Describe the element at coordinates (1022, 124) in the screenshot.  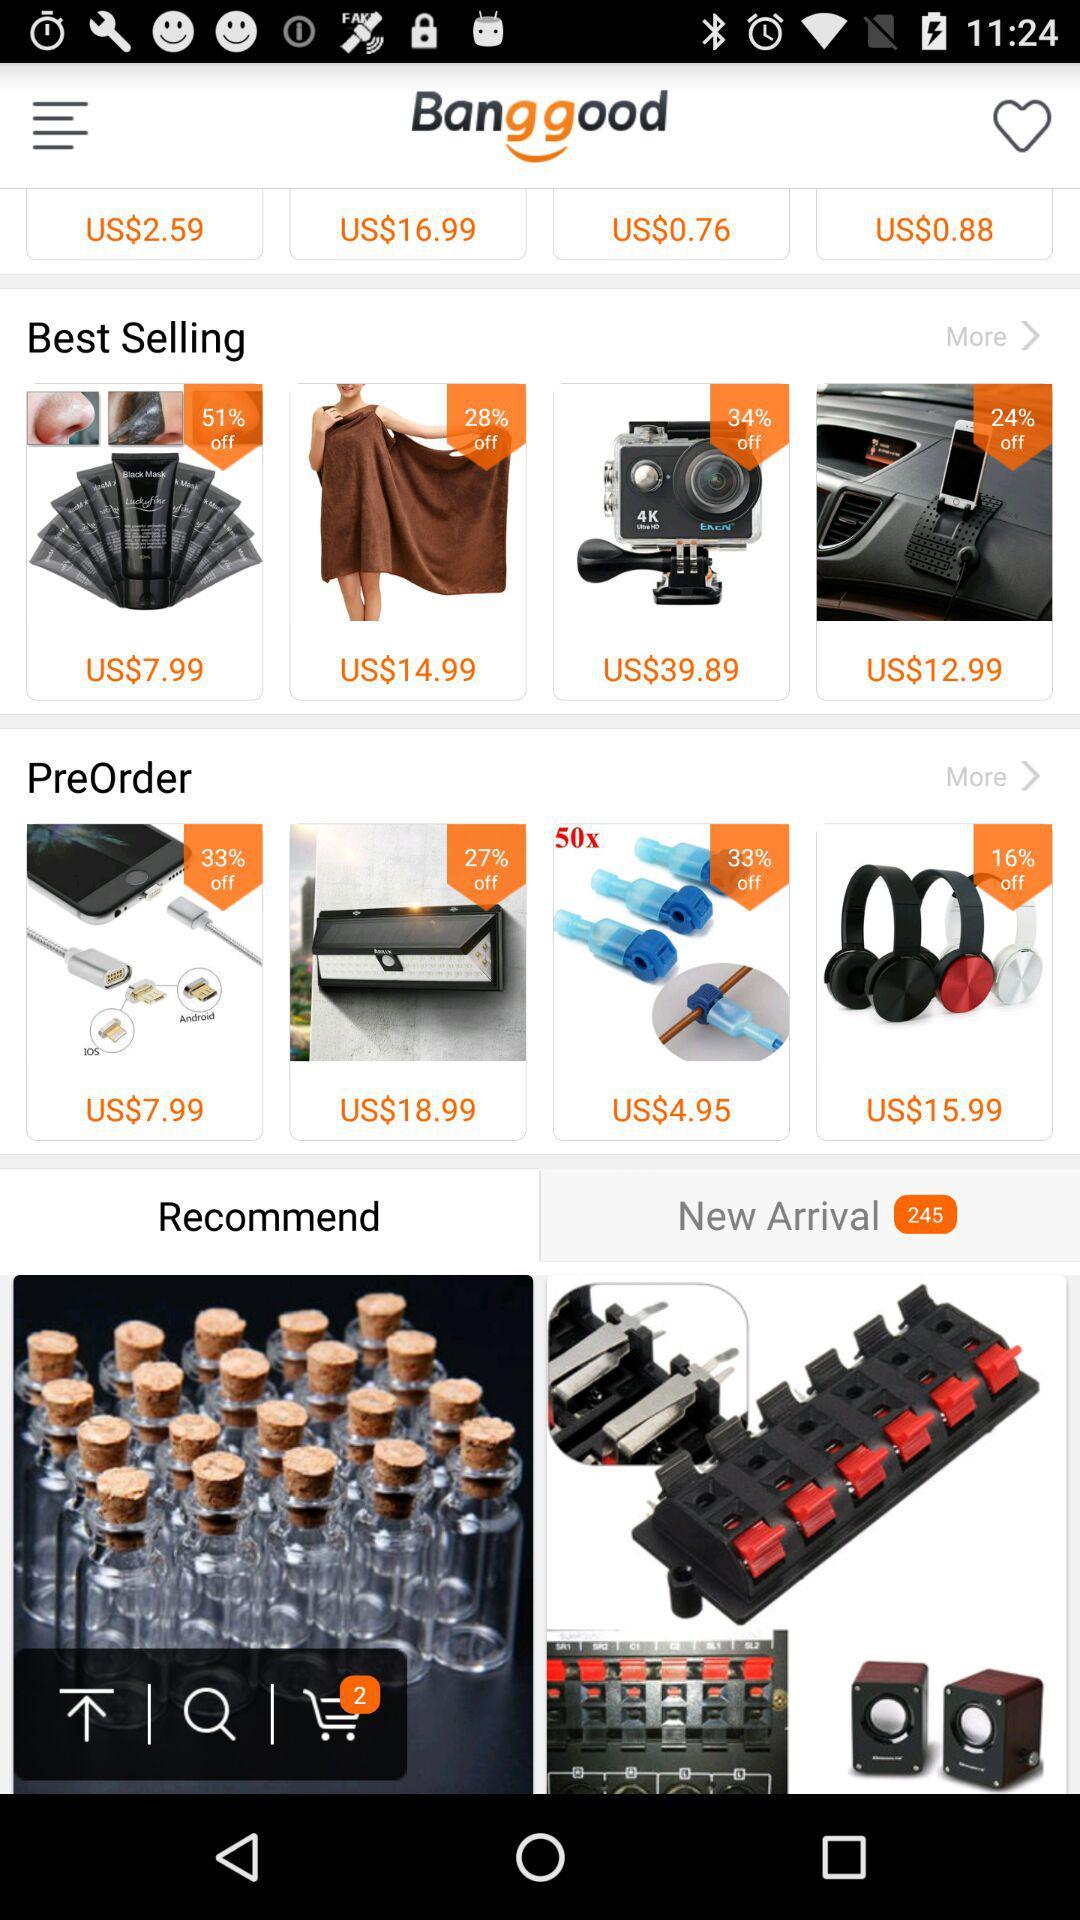
I see `app to the right of us$0.76 item` at that location.